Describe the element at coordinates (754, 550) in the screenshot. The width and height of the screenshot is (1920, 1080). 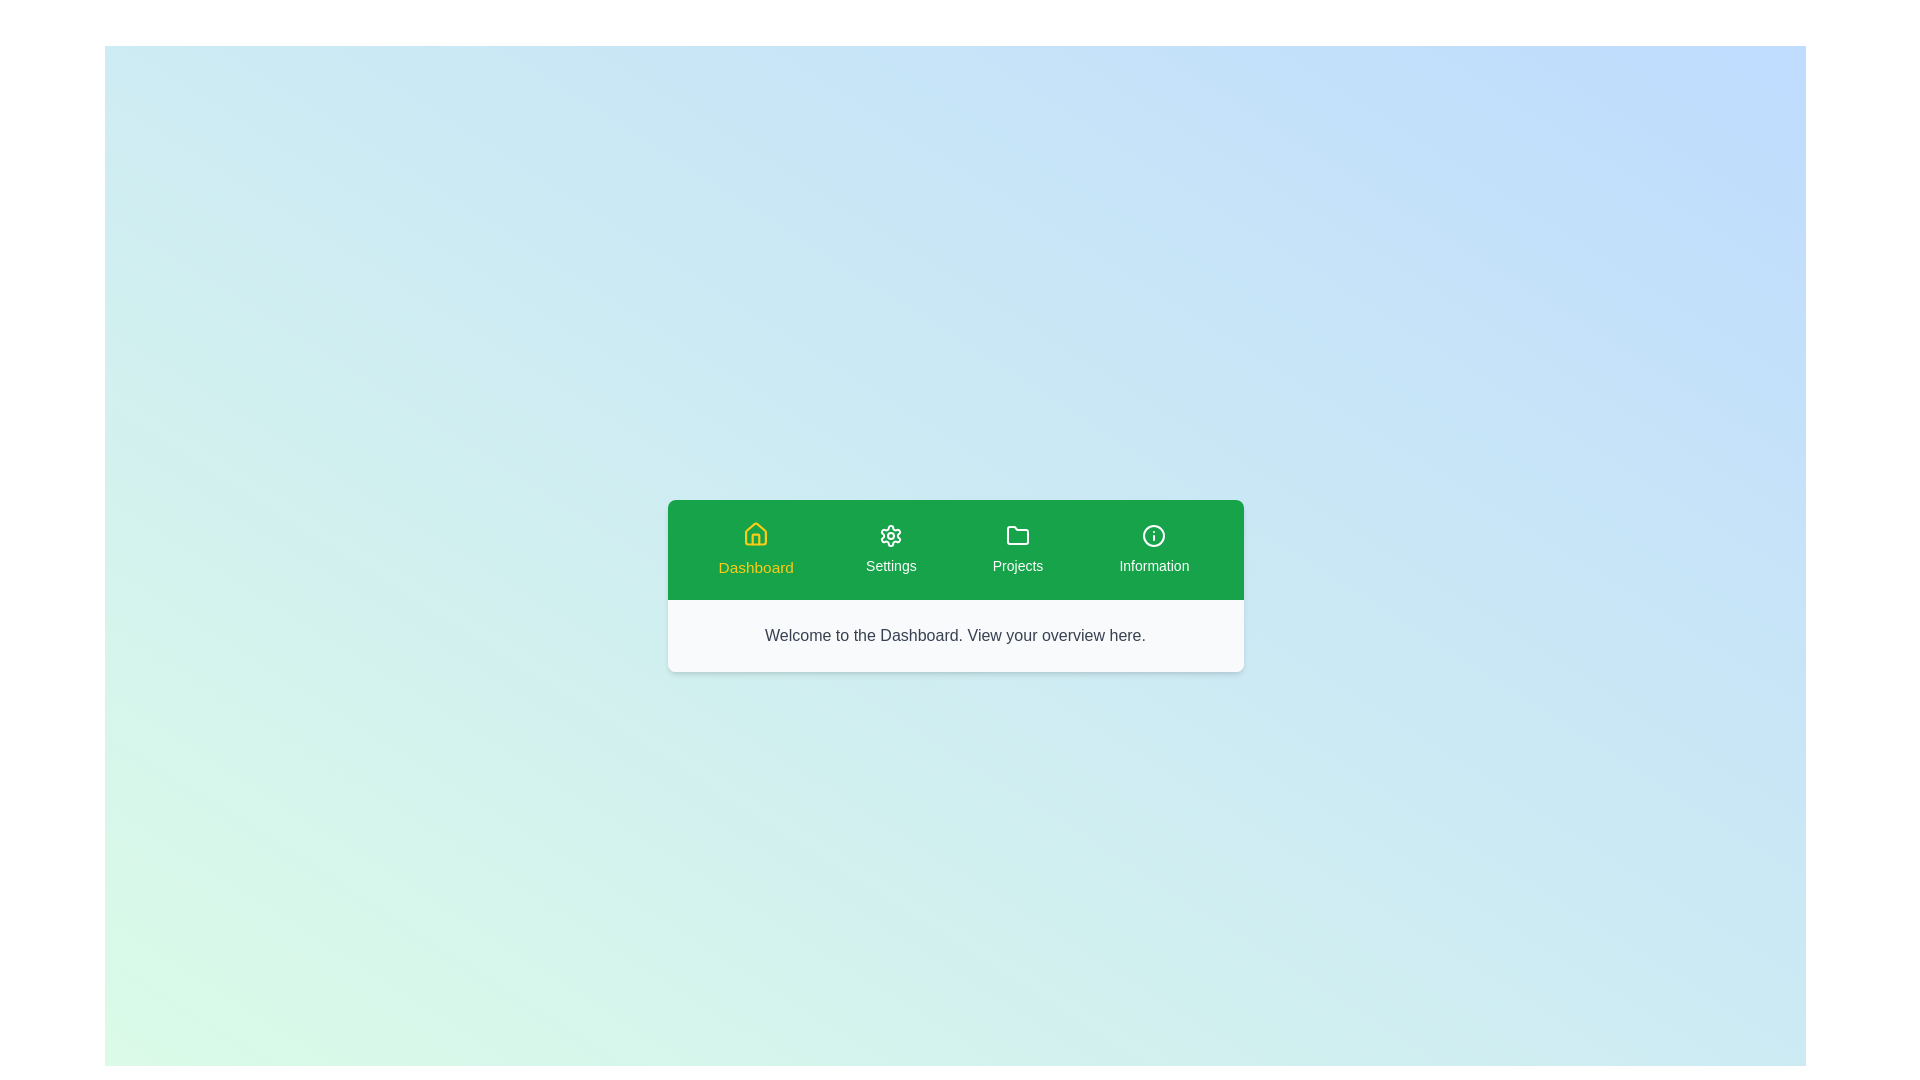
I see `the tab button labeled Dashboard to activate it` at that location.